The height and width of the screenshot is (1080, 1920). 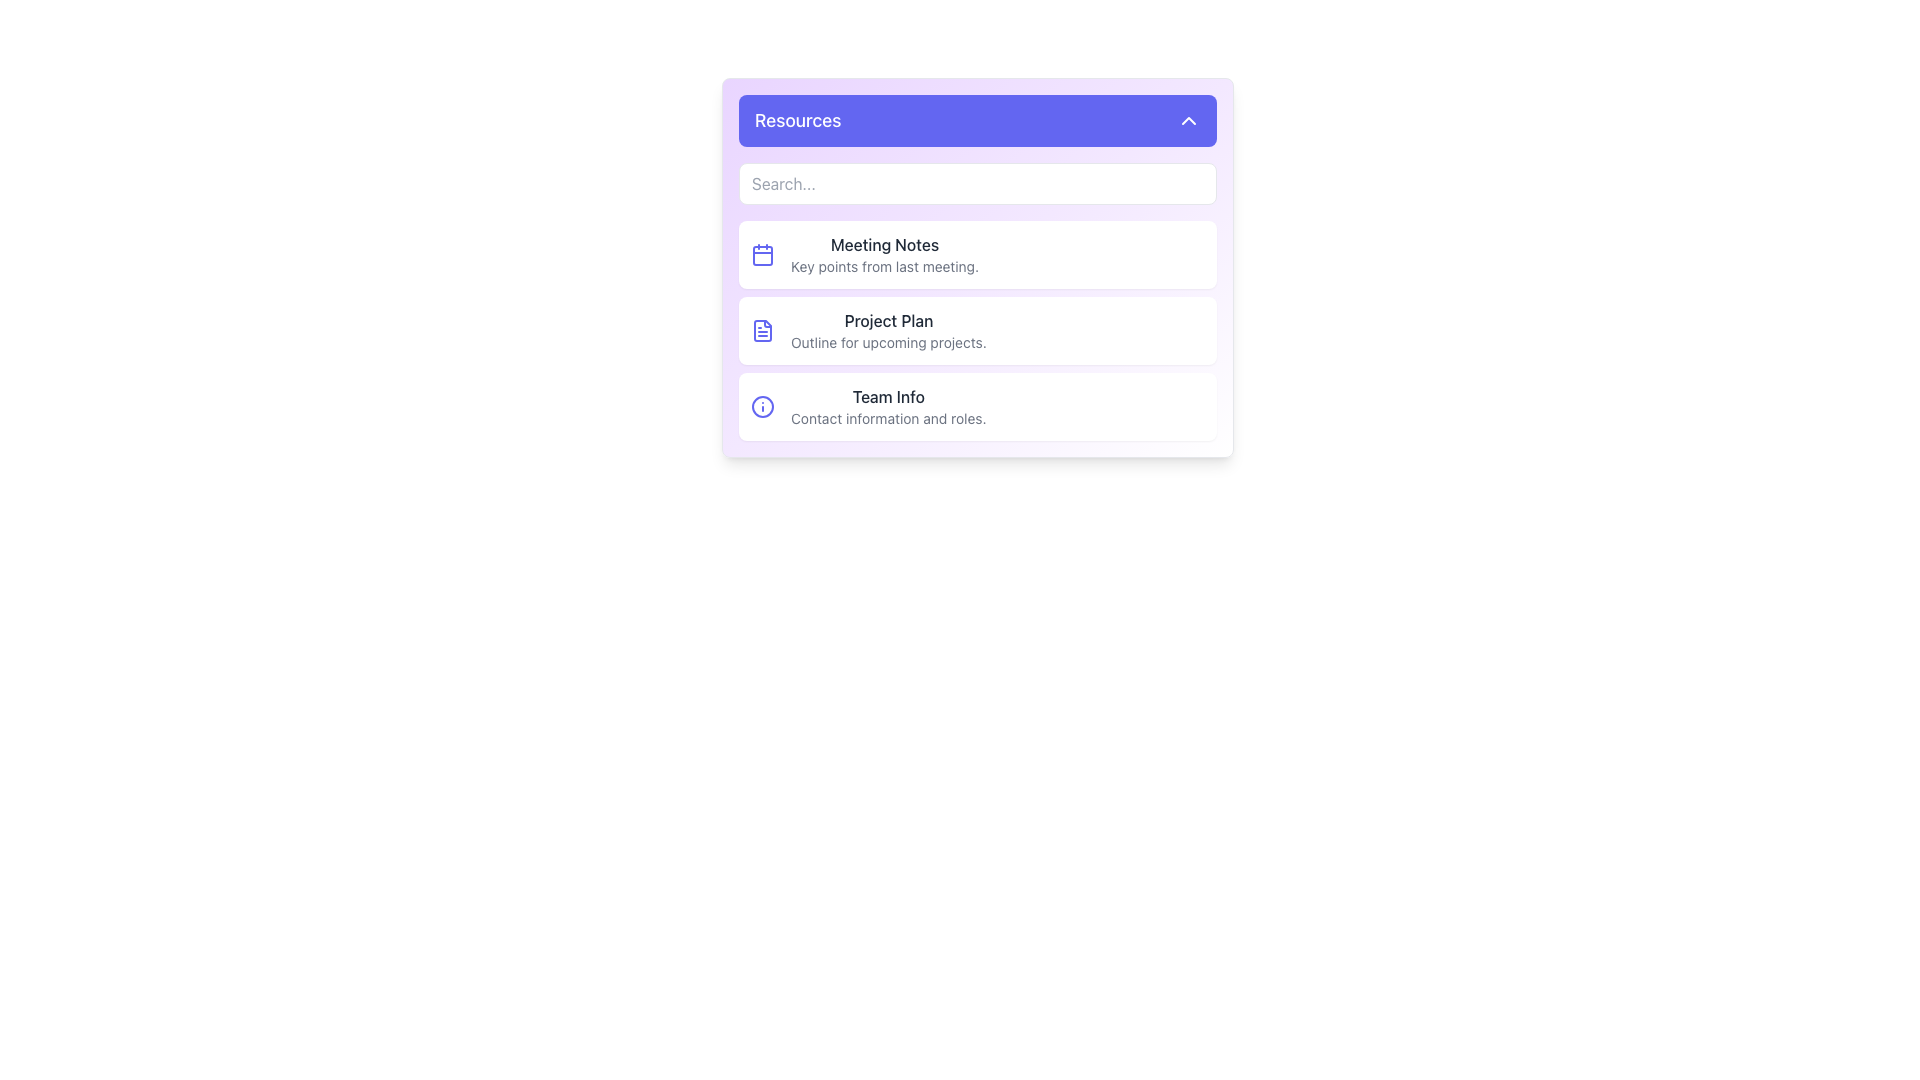 I want to click on text label located directly beneath the 'Team Info' label in the resource section, which provides context about the 'Team Info' category, so click(x=887, y=418).